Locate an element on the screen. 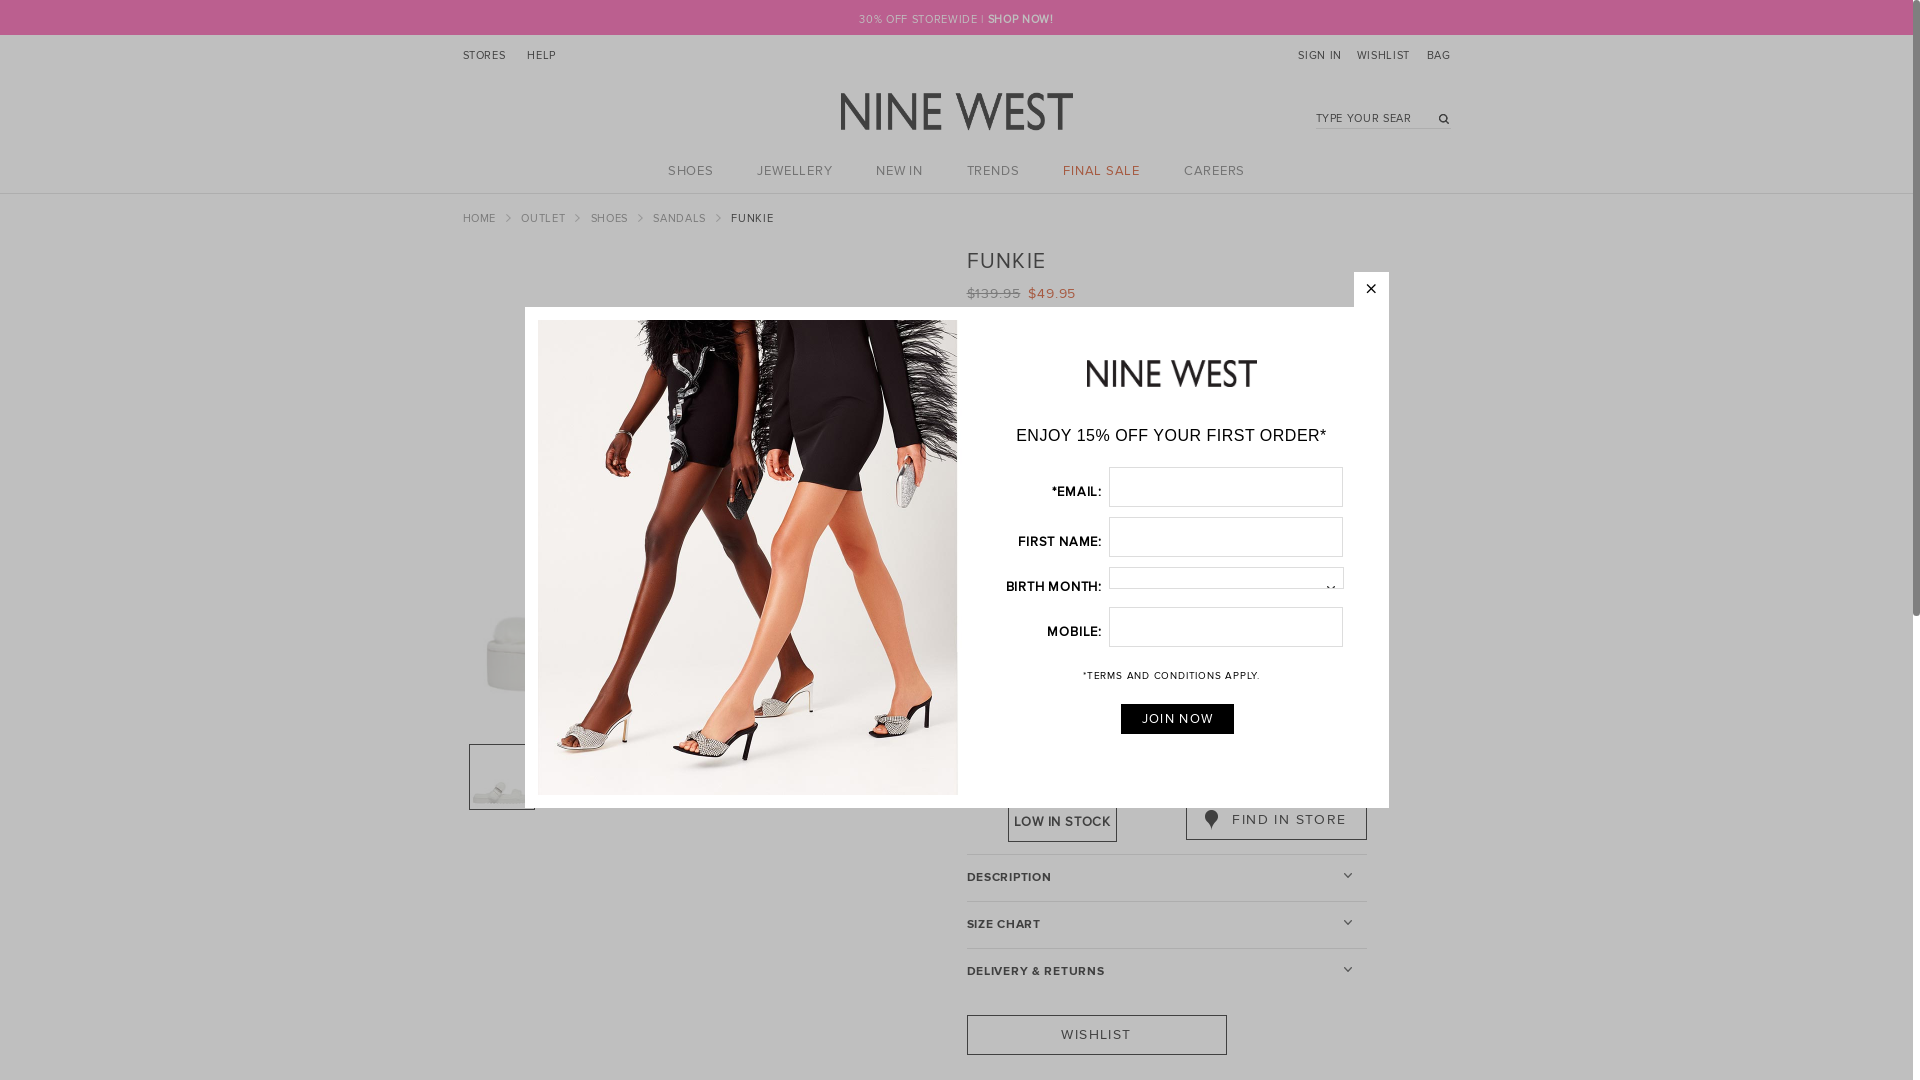 The width and height of the screenshot is (1920, 1080). 'WISHLIST' is located at coordinates (1380, 56).